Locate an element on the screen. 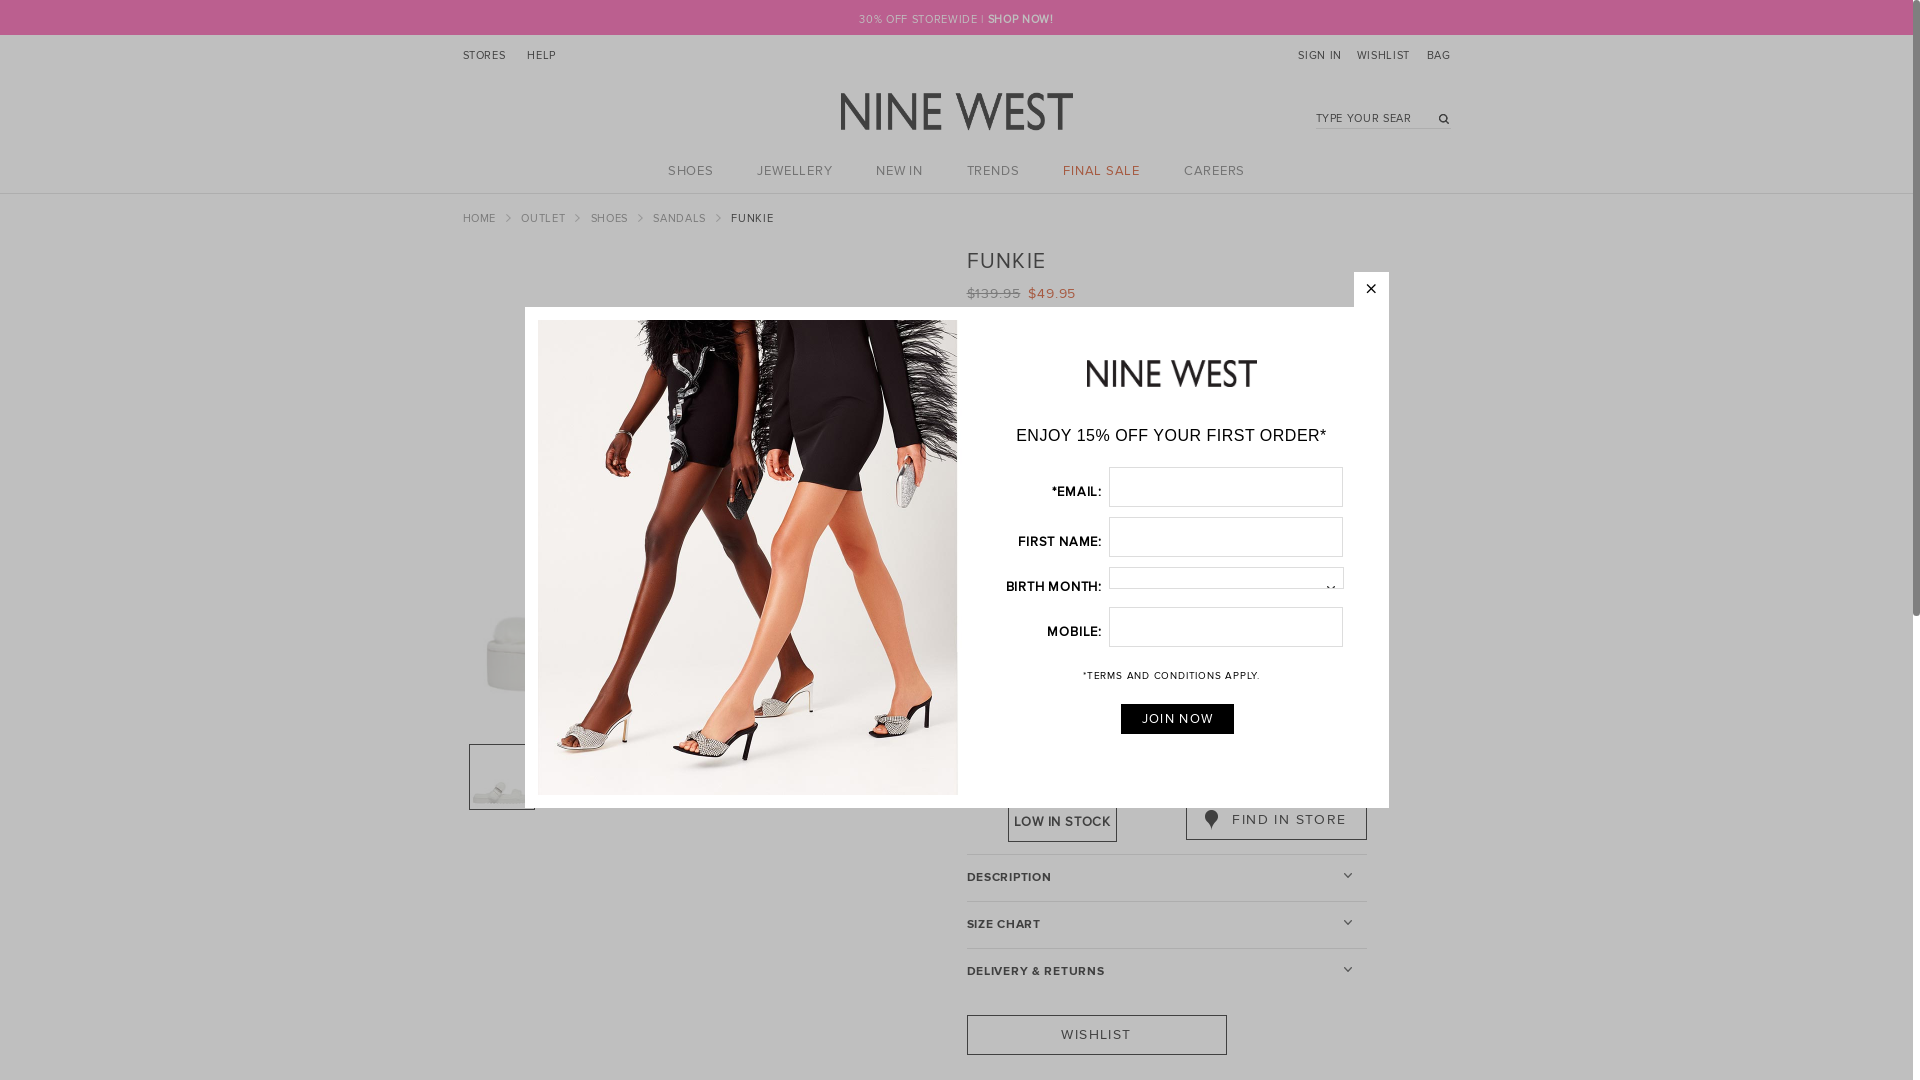 The width and height of the screenshot is (1920, 1080). 'WISHLIST' is located at coordinates (1380, 56).